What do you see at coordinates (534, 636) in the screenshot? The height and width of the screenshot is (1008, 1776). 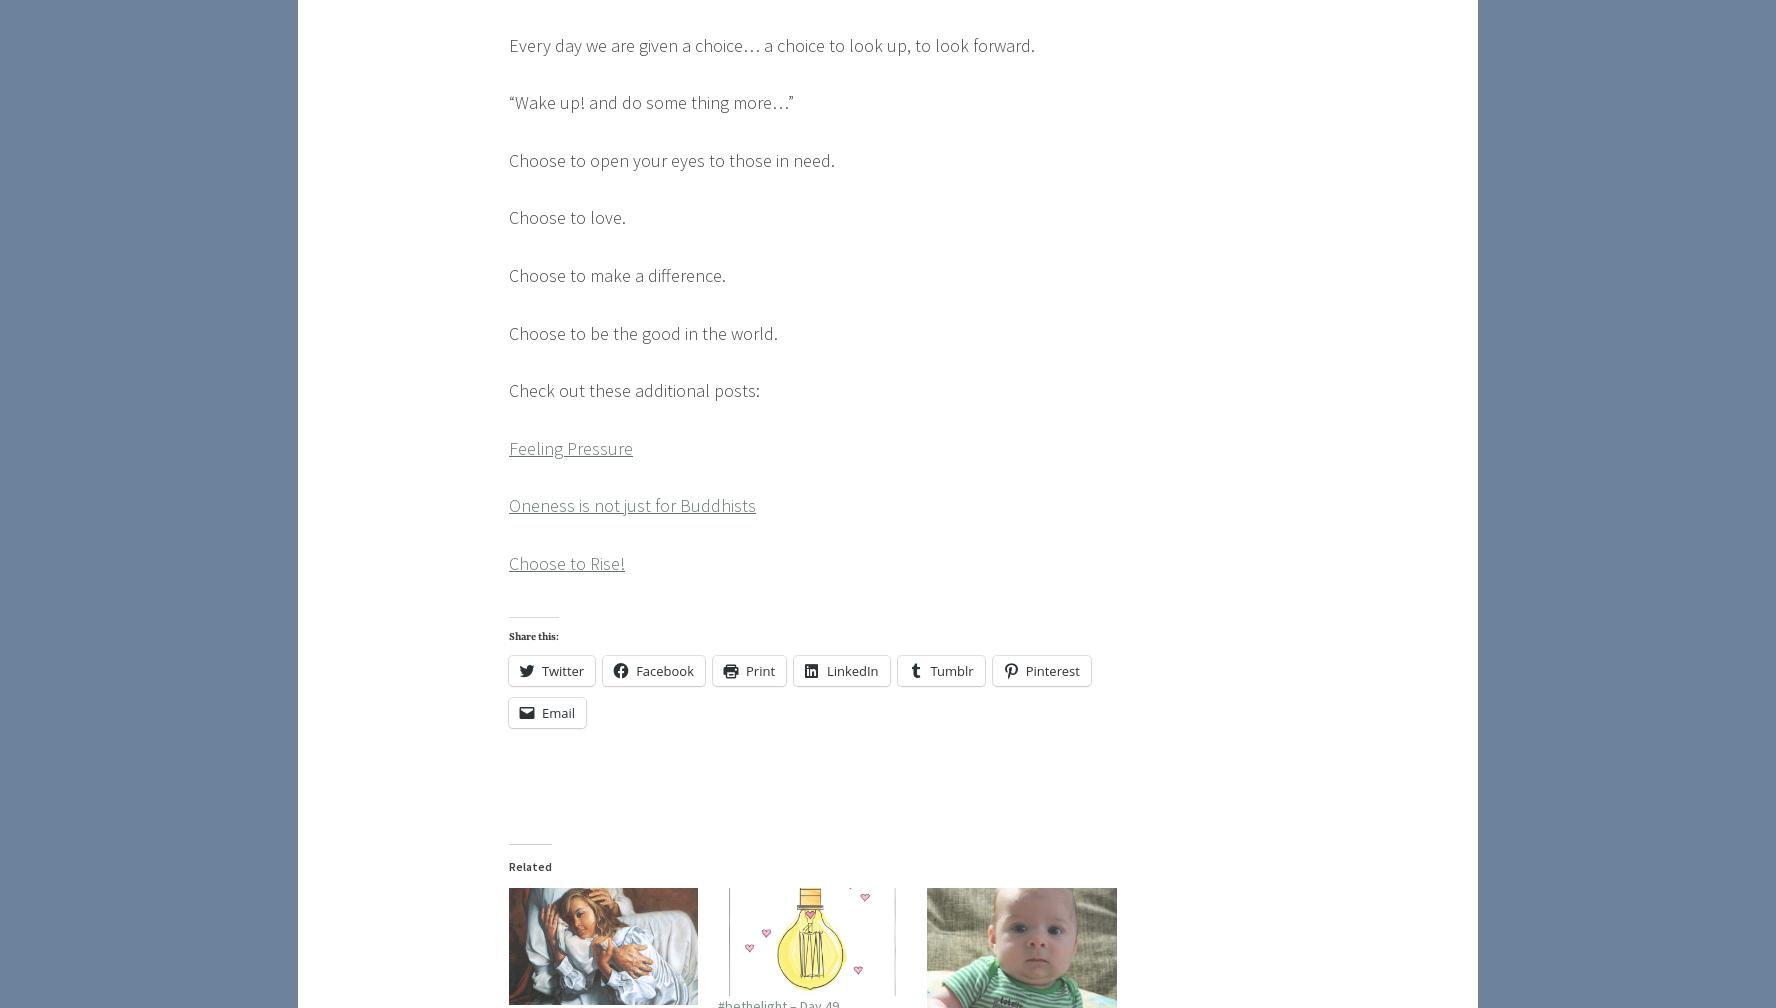 I see `'Share this:'` at bounding box center [534, 636].